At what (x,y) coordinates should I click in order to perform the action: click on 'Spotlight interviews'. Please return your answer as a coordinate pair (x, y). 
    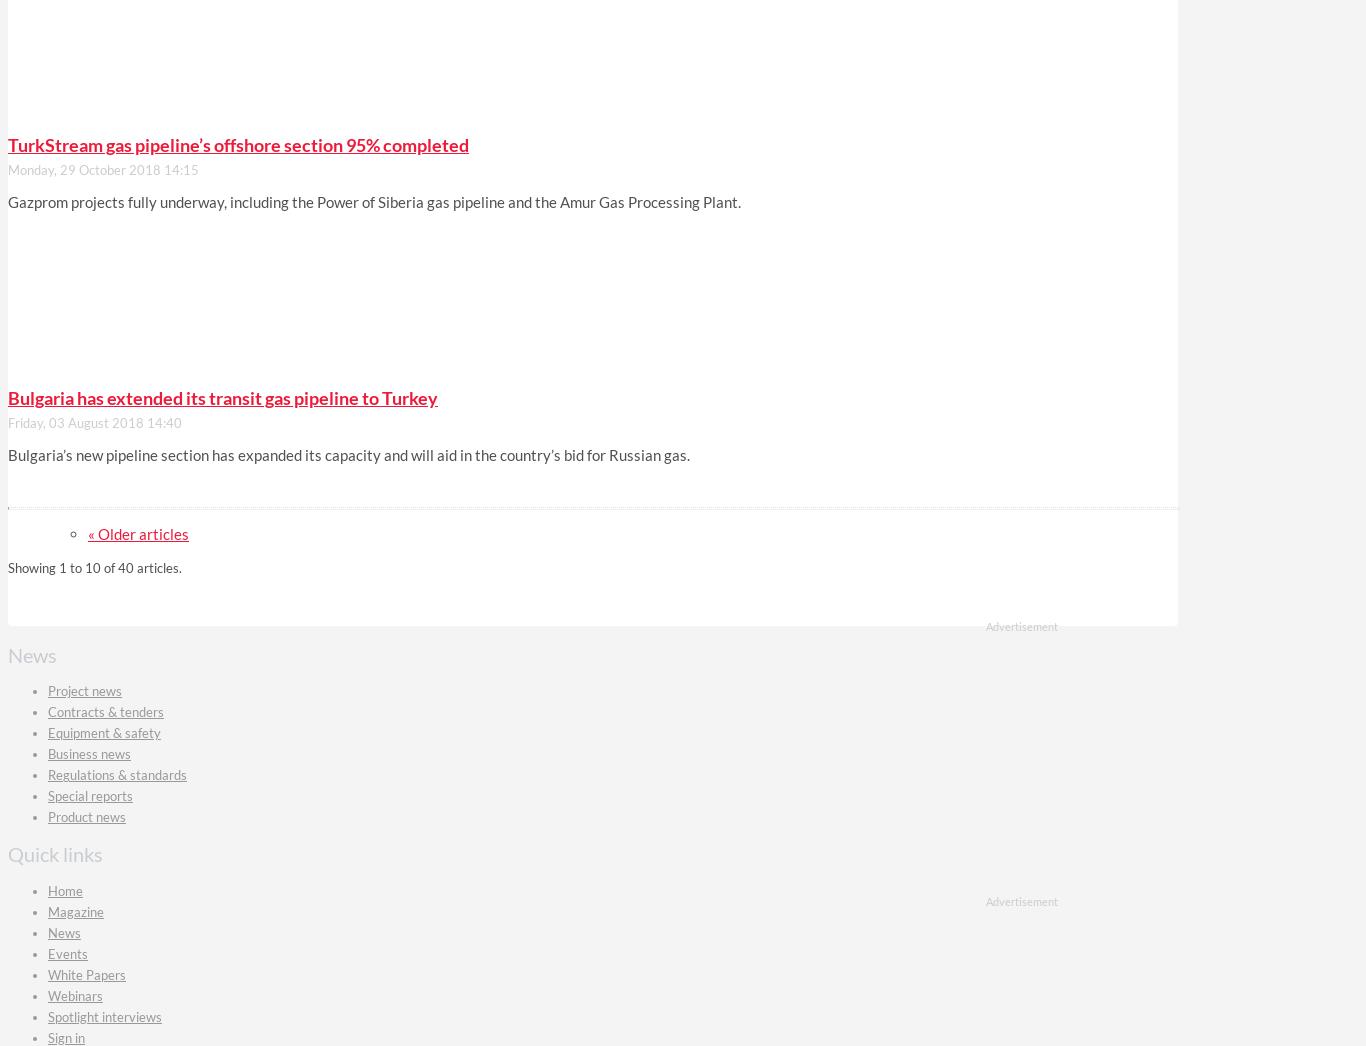
    Looking at the image, I should click on (105, 1015).